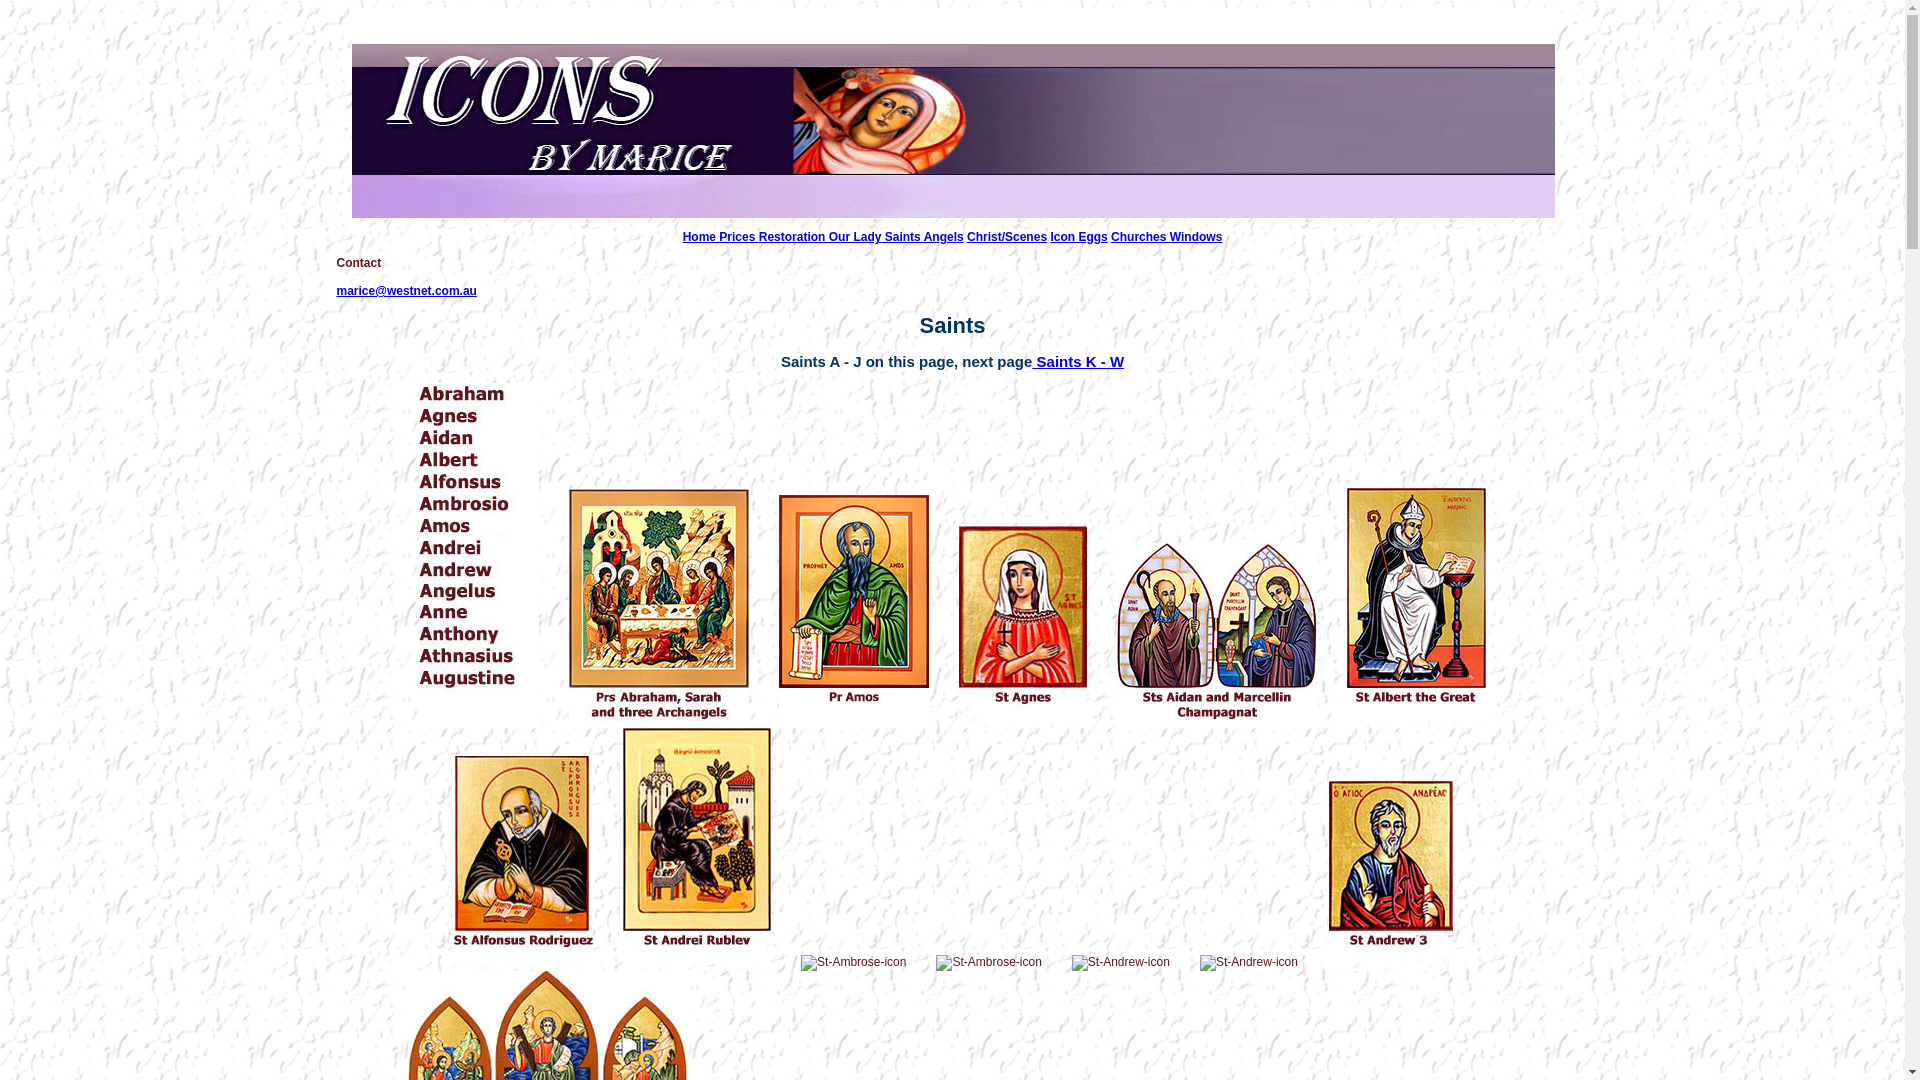  I want to click on 'marice@westnet.com.au', so click(405, 290).